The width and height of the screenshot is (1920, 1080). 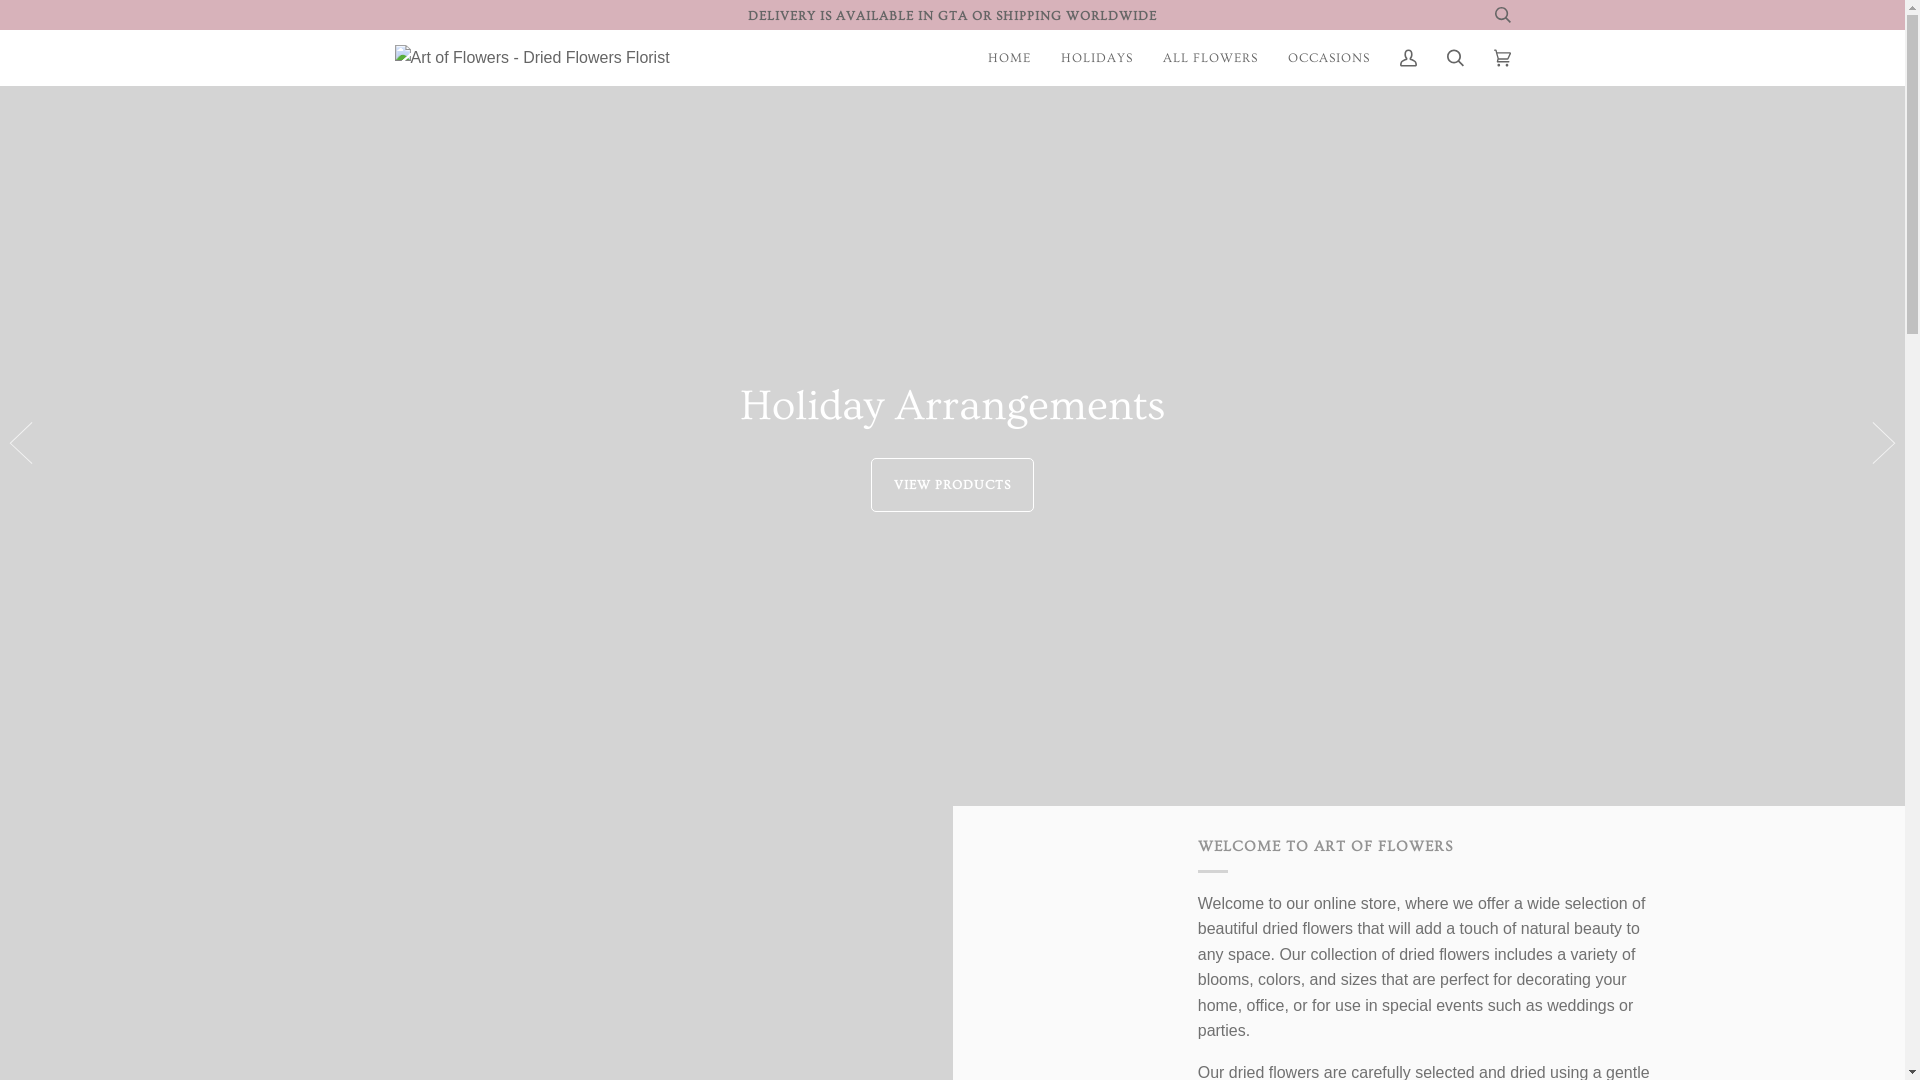 What do you see at coordinates (1096, 56) in the screenshot?
I see `'HOLIDAYS'` at bounding box center [1096, 56].